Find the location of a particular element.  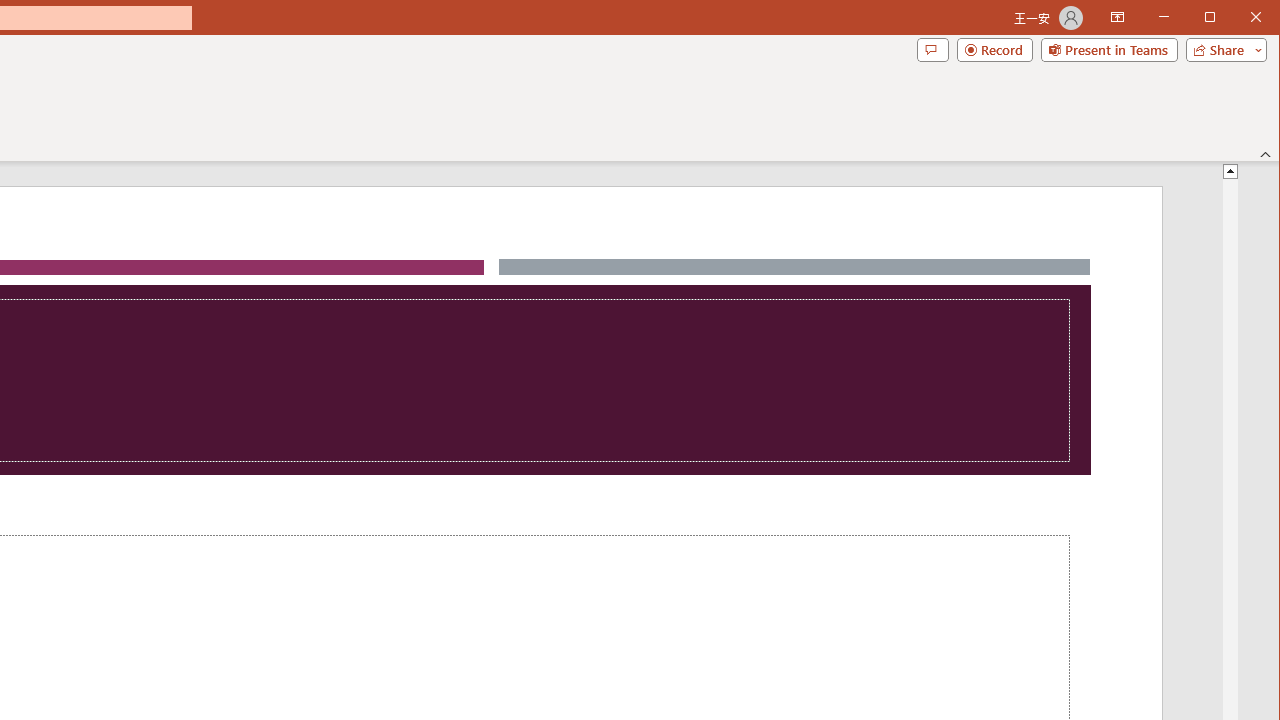

'Maximize' is located at coordinates (1238, 19).